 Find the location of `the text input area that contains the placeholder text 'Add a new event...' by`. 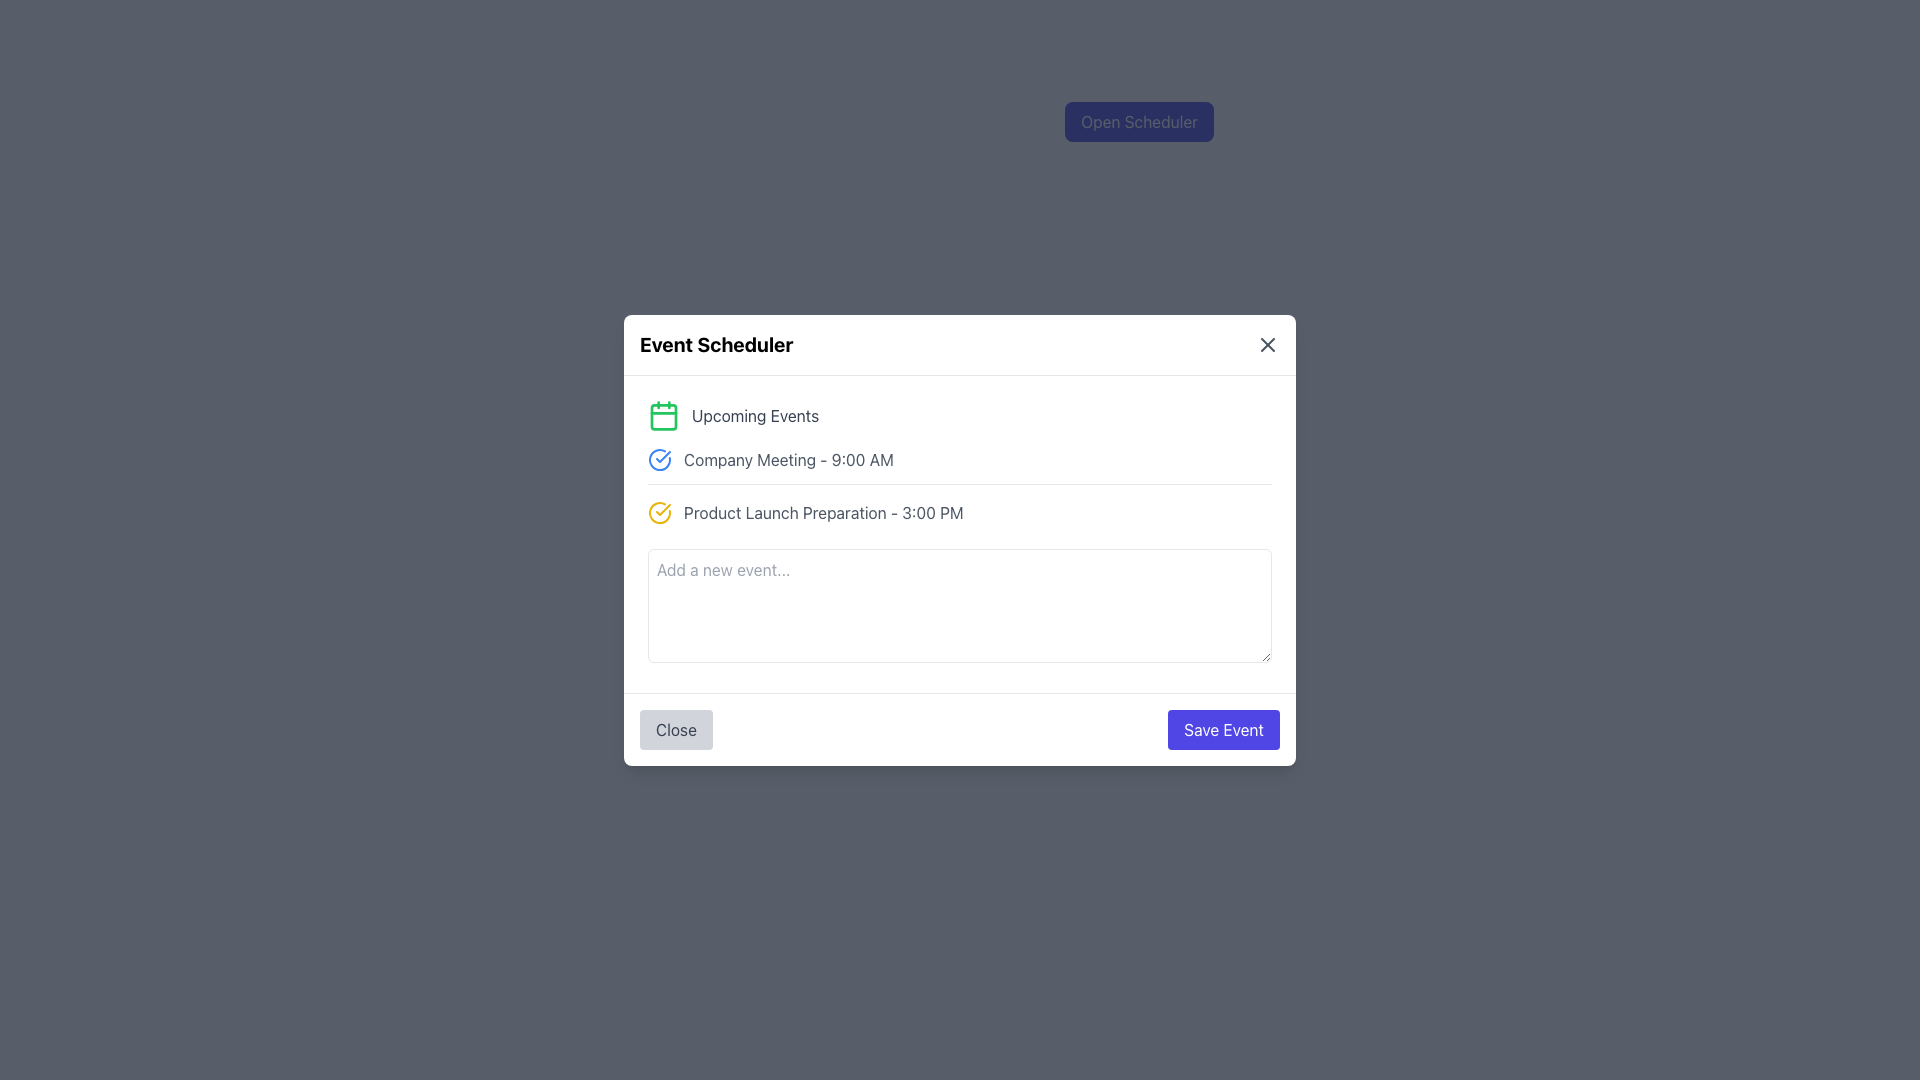

the text input area that contains the placeholder text 'Add a new event...' by is located at coordinates (960, 604).